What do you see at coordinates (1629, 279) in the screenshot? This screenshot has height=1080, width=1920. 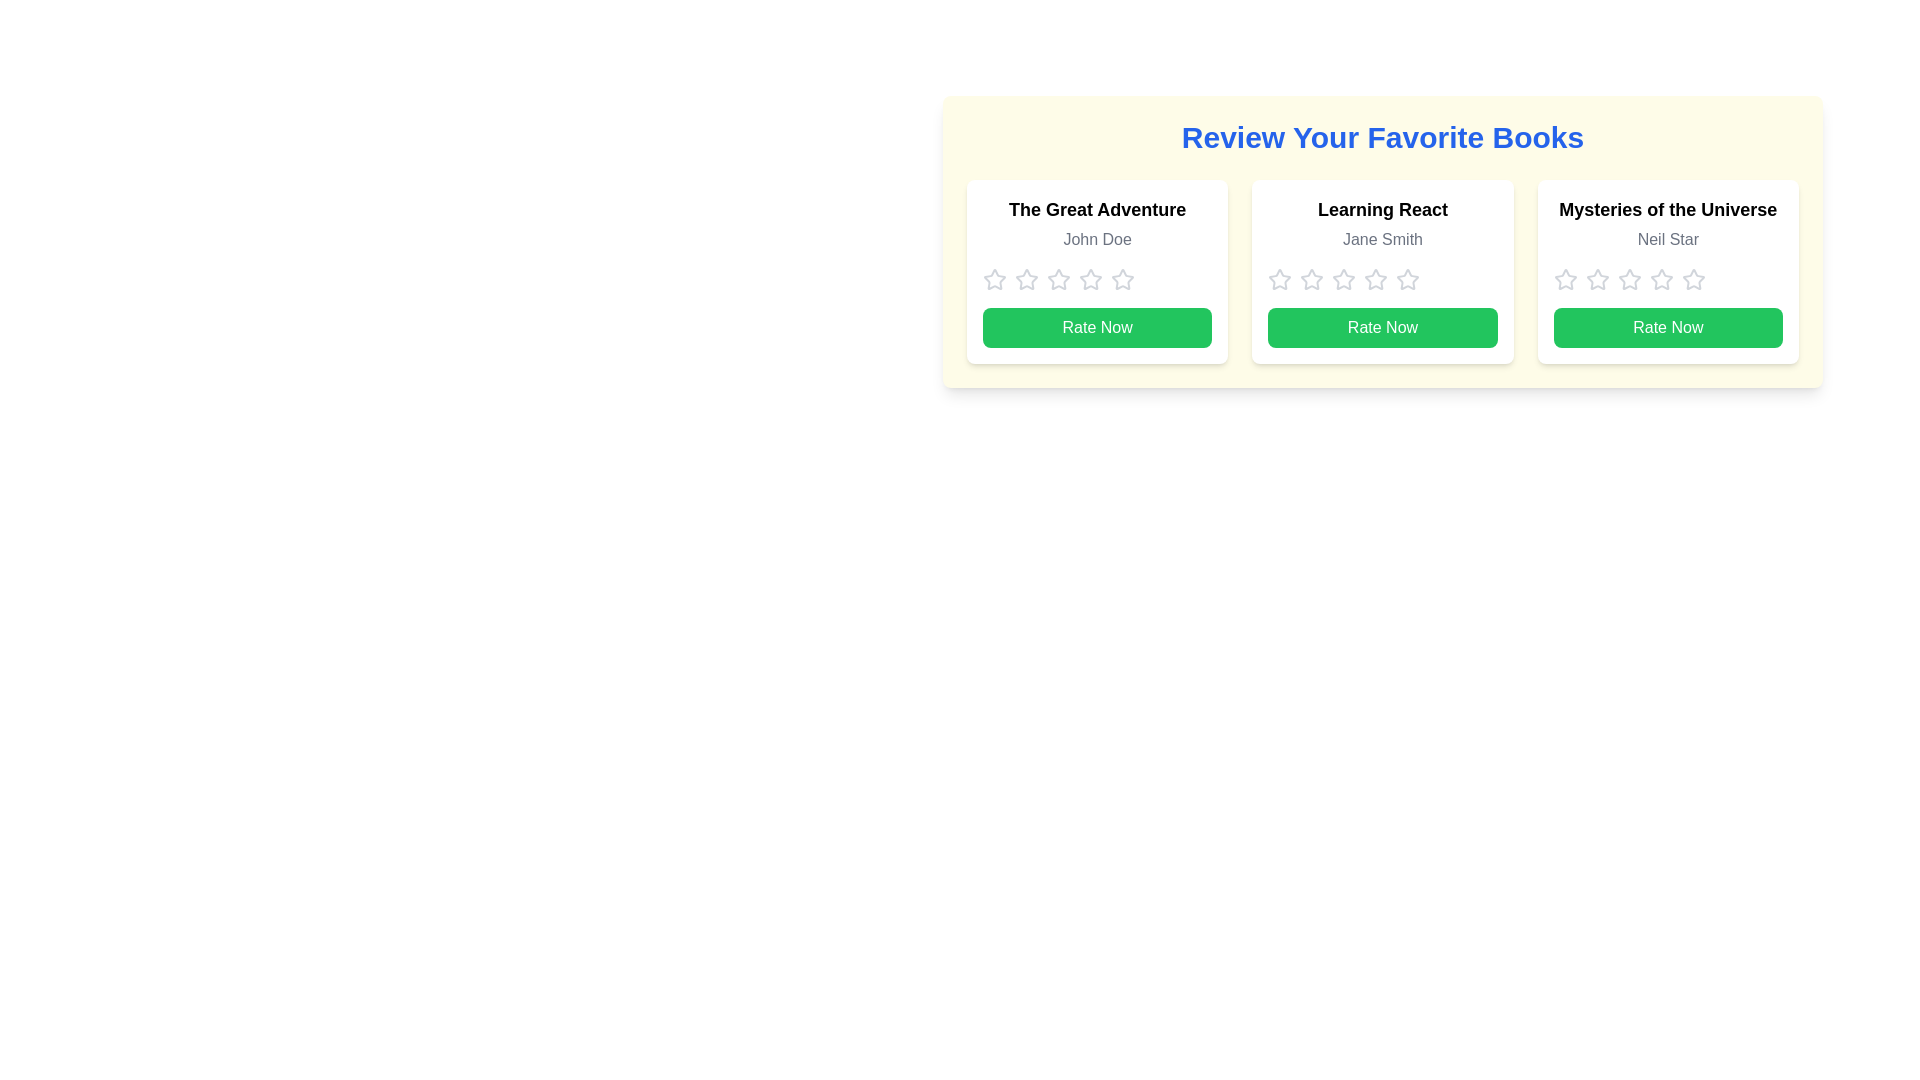 I see `the fourth star rating icon for the book 'Mysteries of the Universe', which is a hollow light gray star located below the text 'Neil Star' and above the 'Rate Now' button` at bounding box center [1629, 279].